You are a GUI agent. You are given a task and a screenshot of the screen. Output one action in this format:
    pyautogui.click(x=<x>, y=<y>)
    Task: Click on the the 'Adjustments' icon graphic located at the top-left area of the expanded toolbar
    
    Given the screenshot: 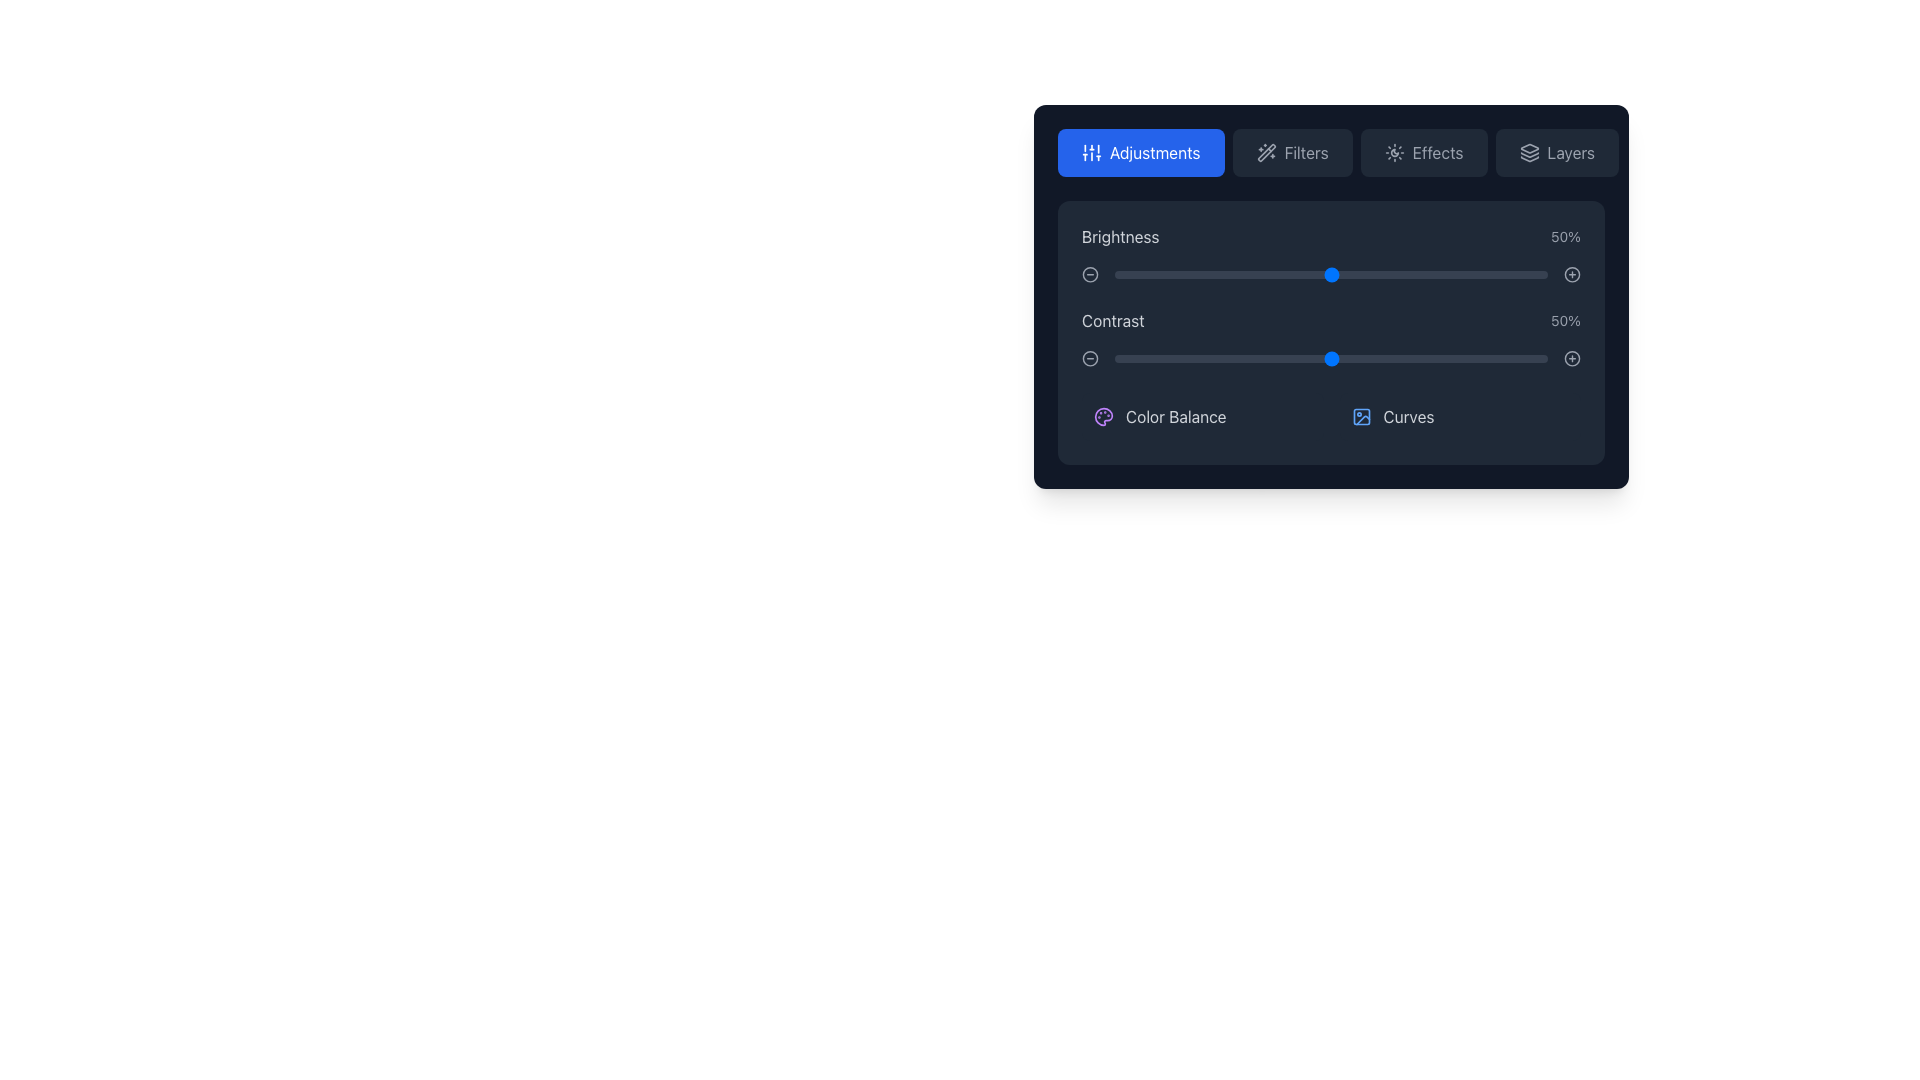 What is the action you would take?
    pyautogui.click(x=1090, y=152)
    